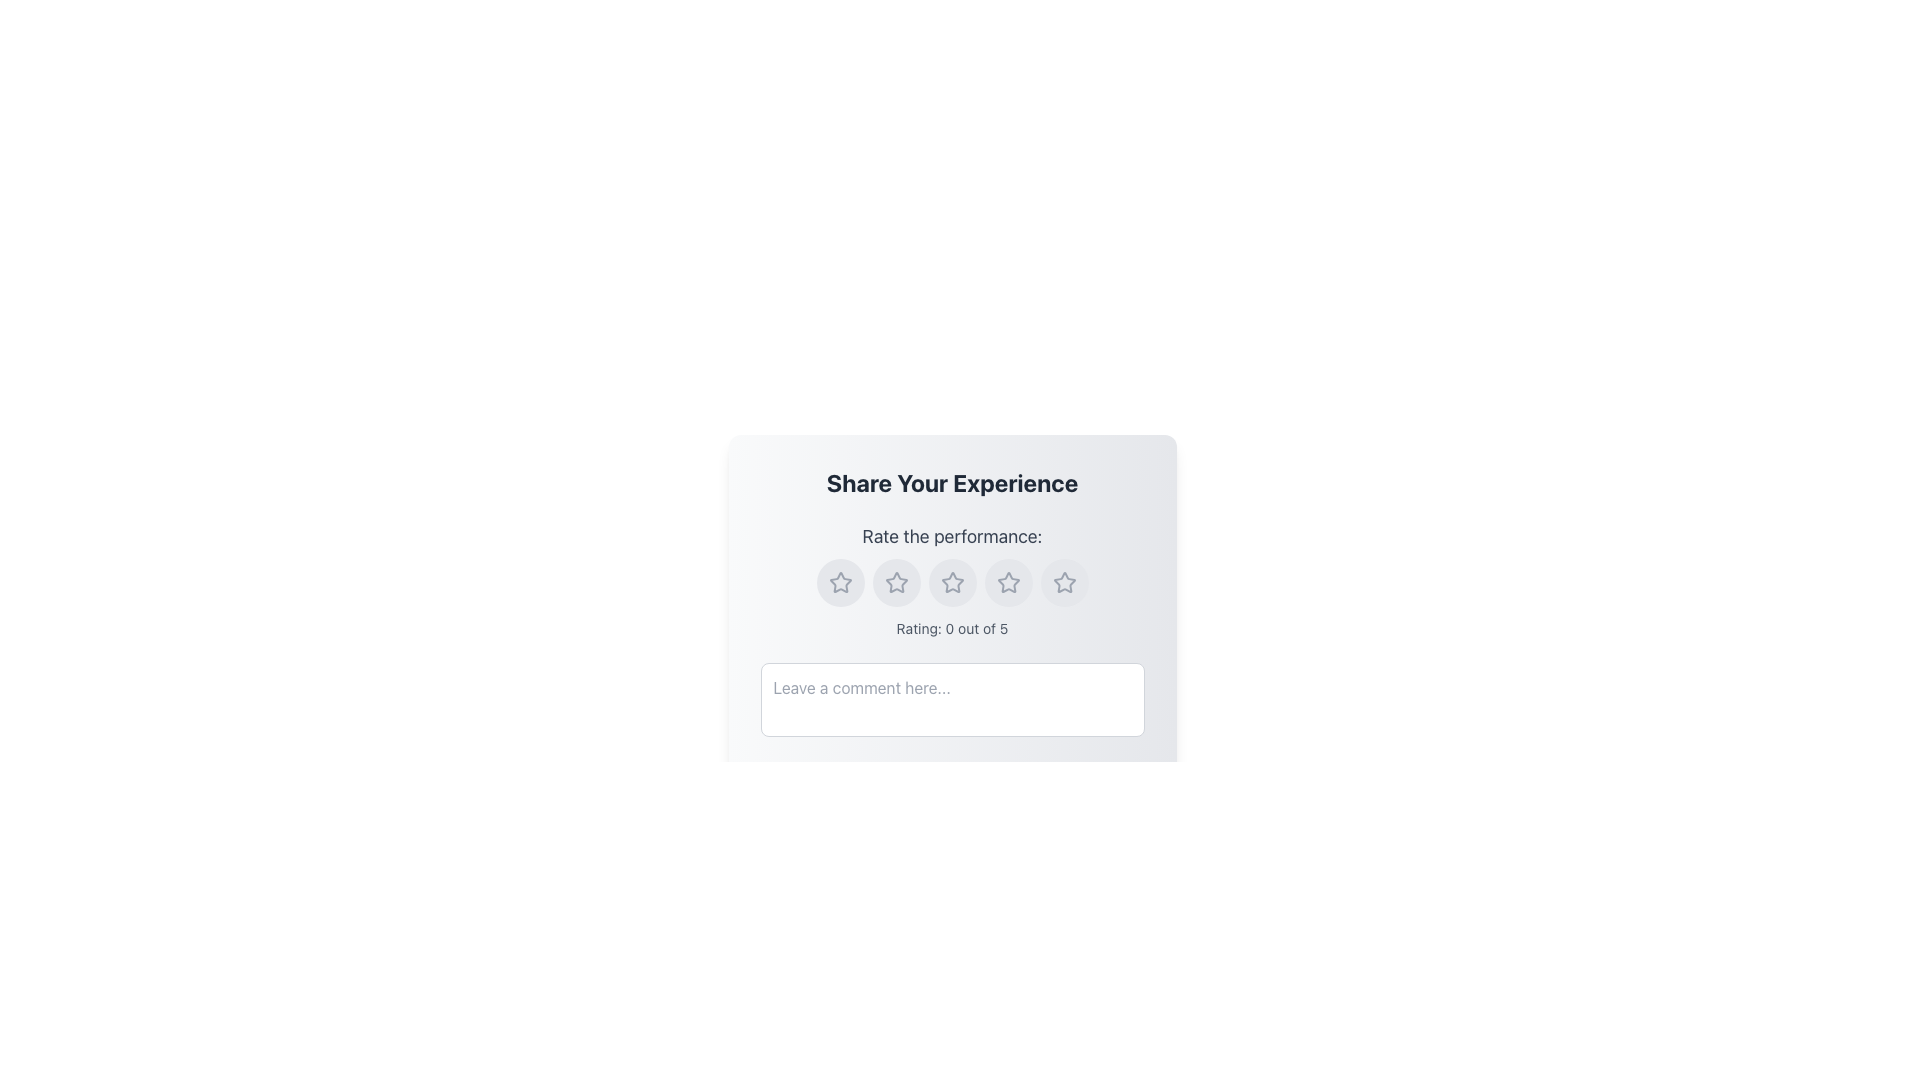 This screenshot has height=1080, width=1920. Describe the element at coordinates (895, 582) in the screenshot. I see `the second gray star-shaped rating icon` at that location.